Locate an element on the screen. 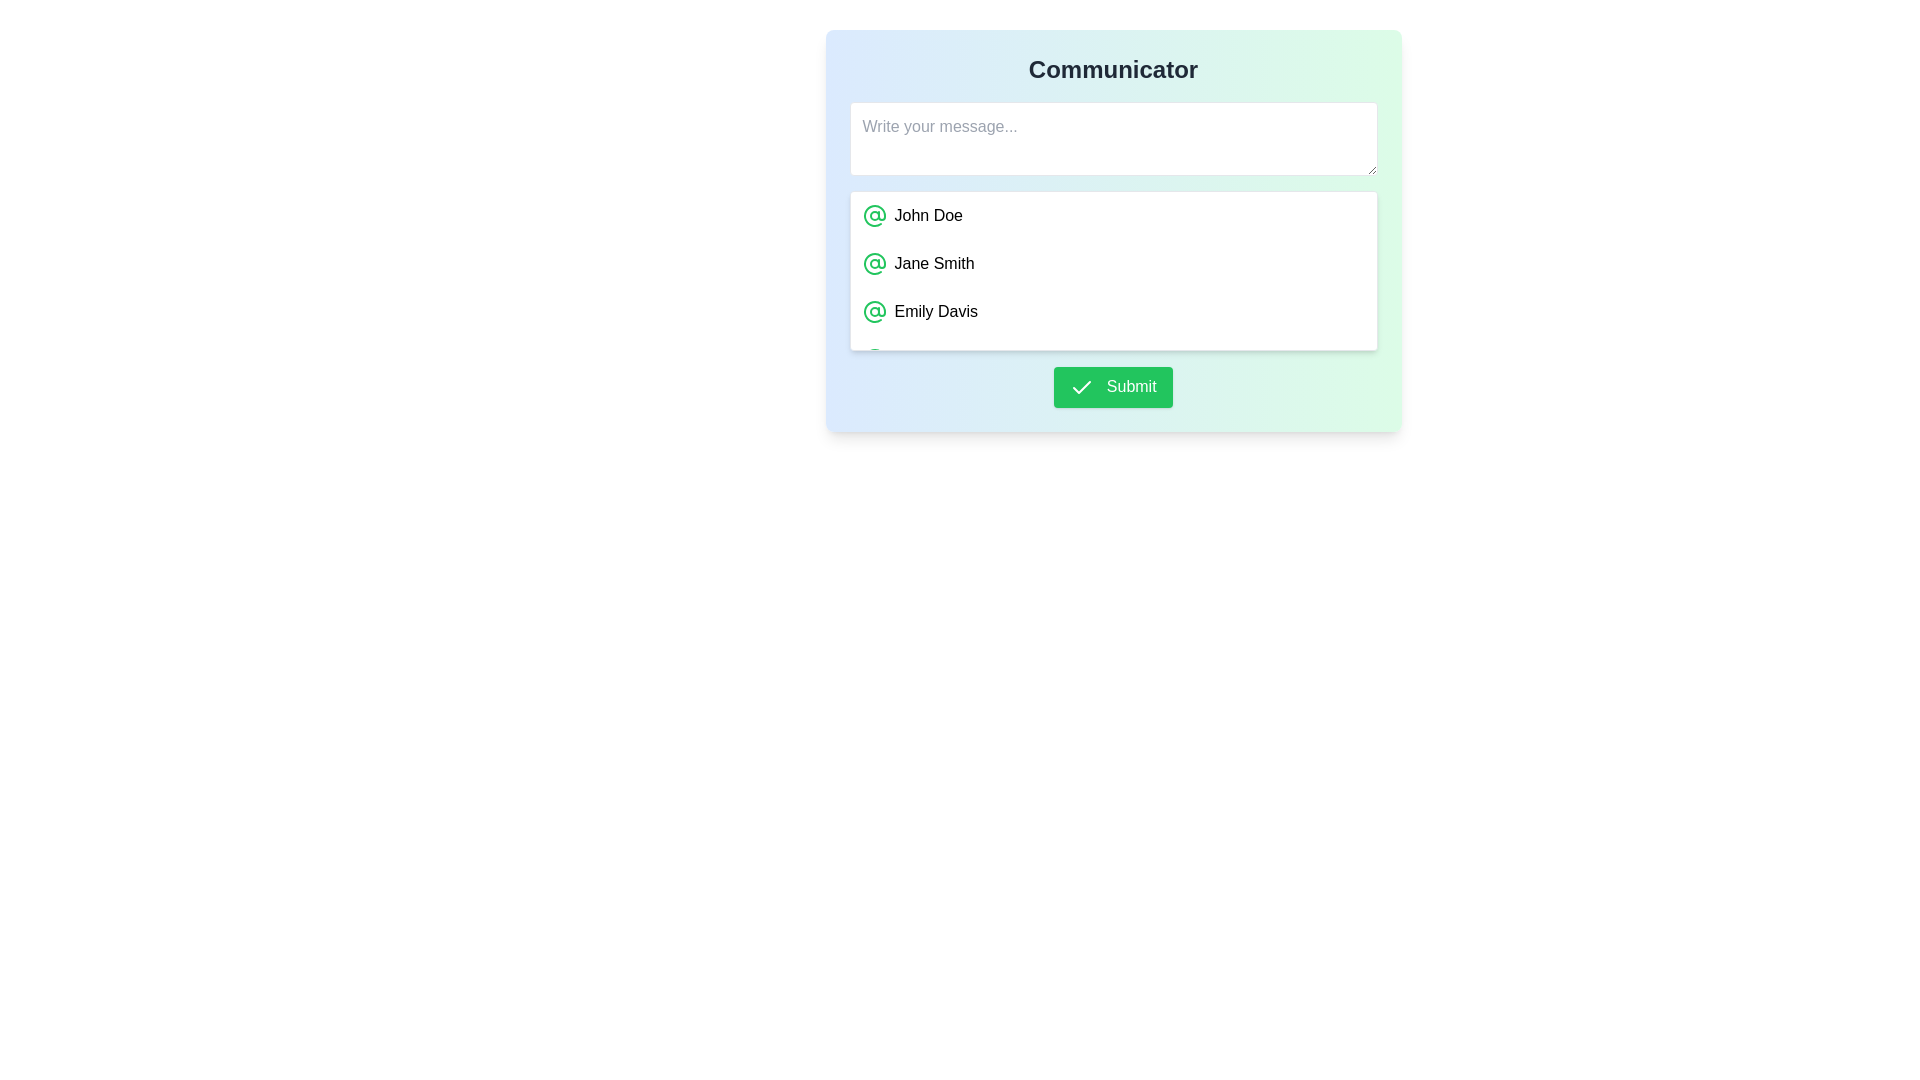 The width and height of the screenshot is (1920, 1080). the email icon representing '@' located in the first row of user entries, to the left of 'John Doe' is located at coordinates (874, 216).